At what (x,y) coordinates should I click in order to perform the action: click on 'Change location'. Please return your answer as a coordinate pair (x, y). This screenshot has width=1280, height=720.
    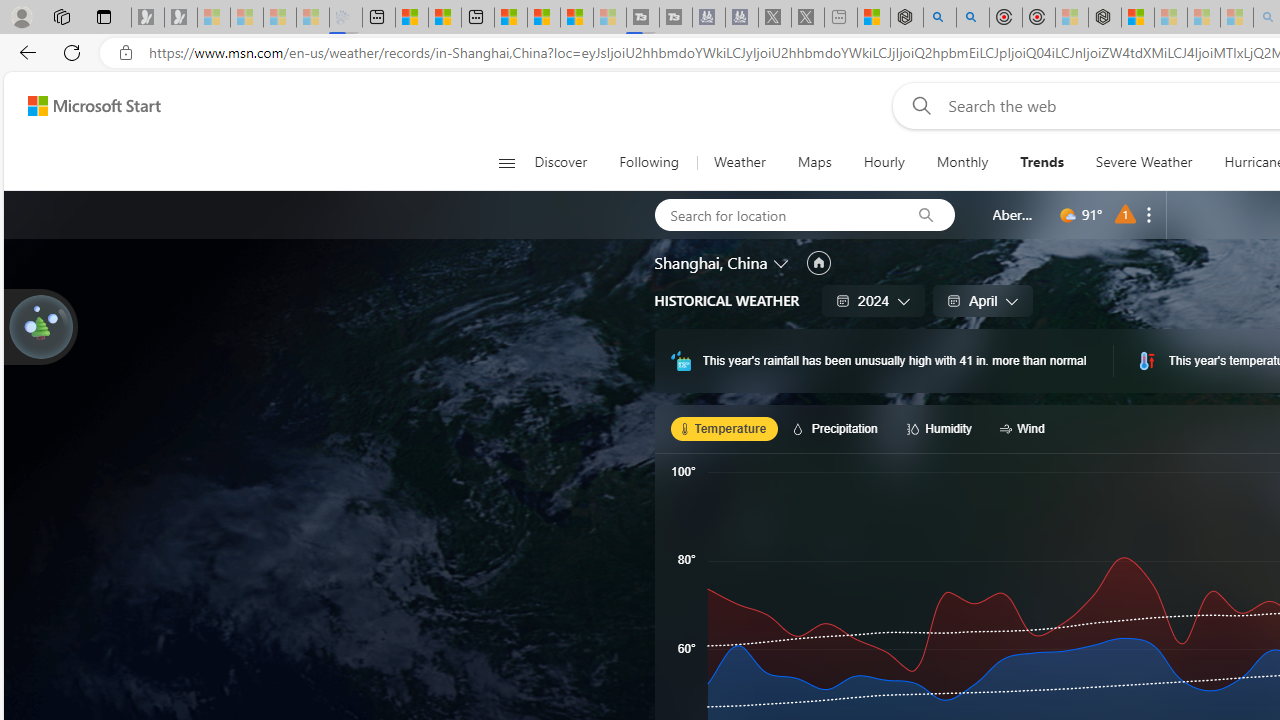
    Looking at the image, I should click on (781, 261).